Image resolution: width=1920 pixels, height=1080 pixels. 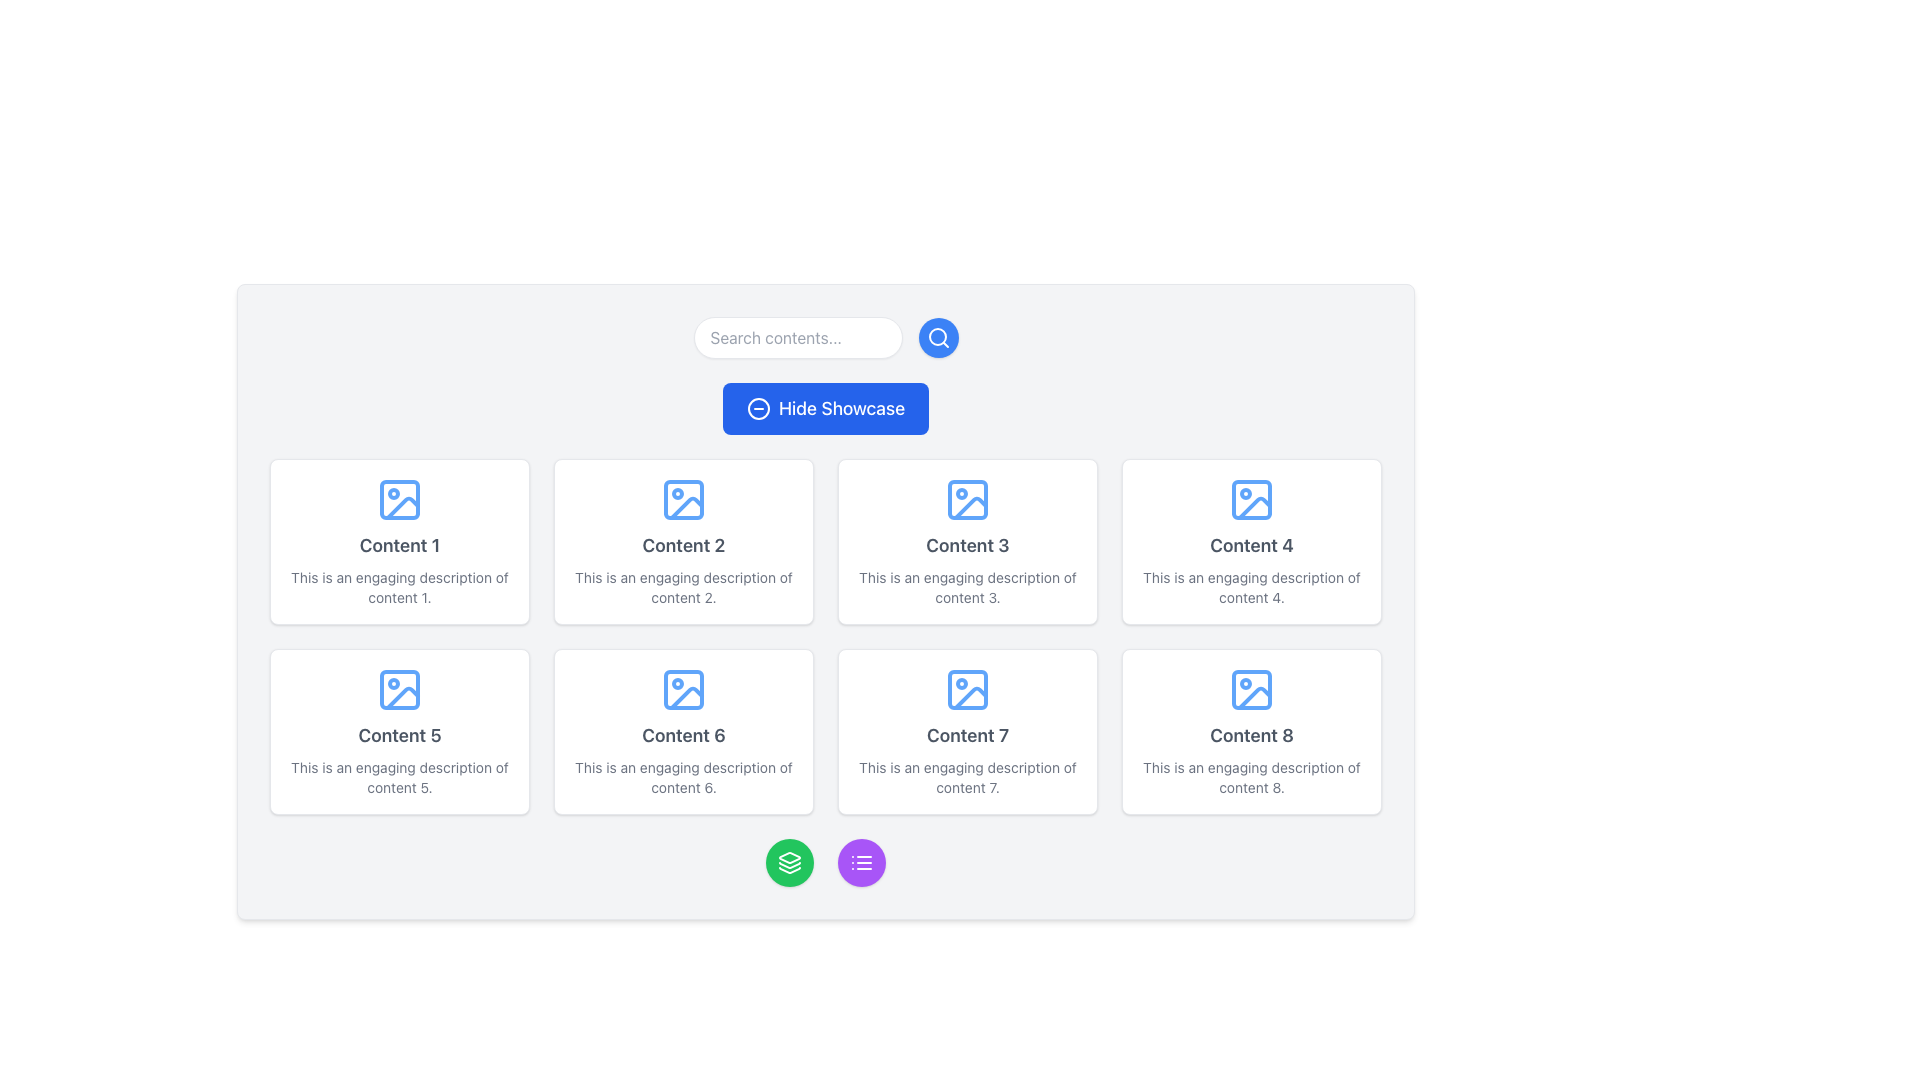 I want to click on the icon located in the first column of the second row within the card labeled 'Content 5', which visually represents content or imagery, so click(x=399, y=689).